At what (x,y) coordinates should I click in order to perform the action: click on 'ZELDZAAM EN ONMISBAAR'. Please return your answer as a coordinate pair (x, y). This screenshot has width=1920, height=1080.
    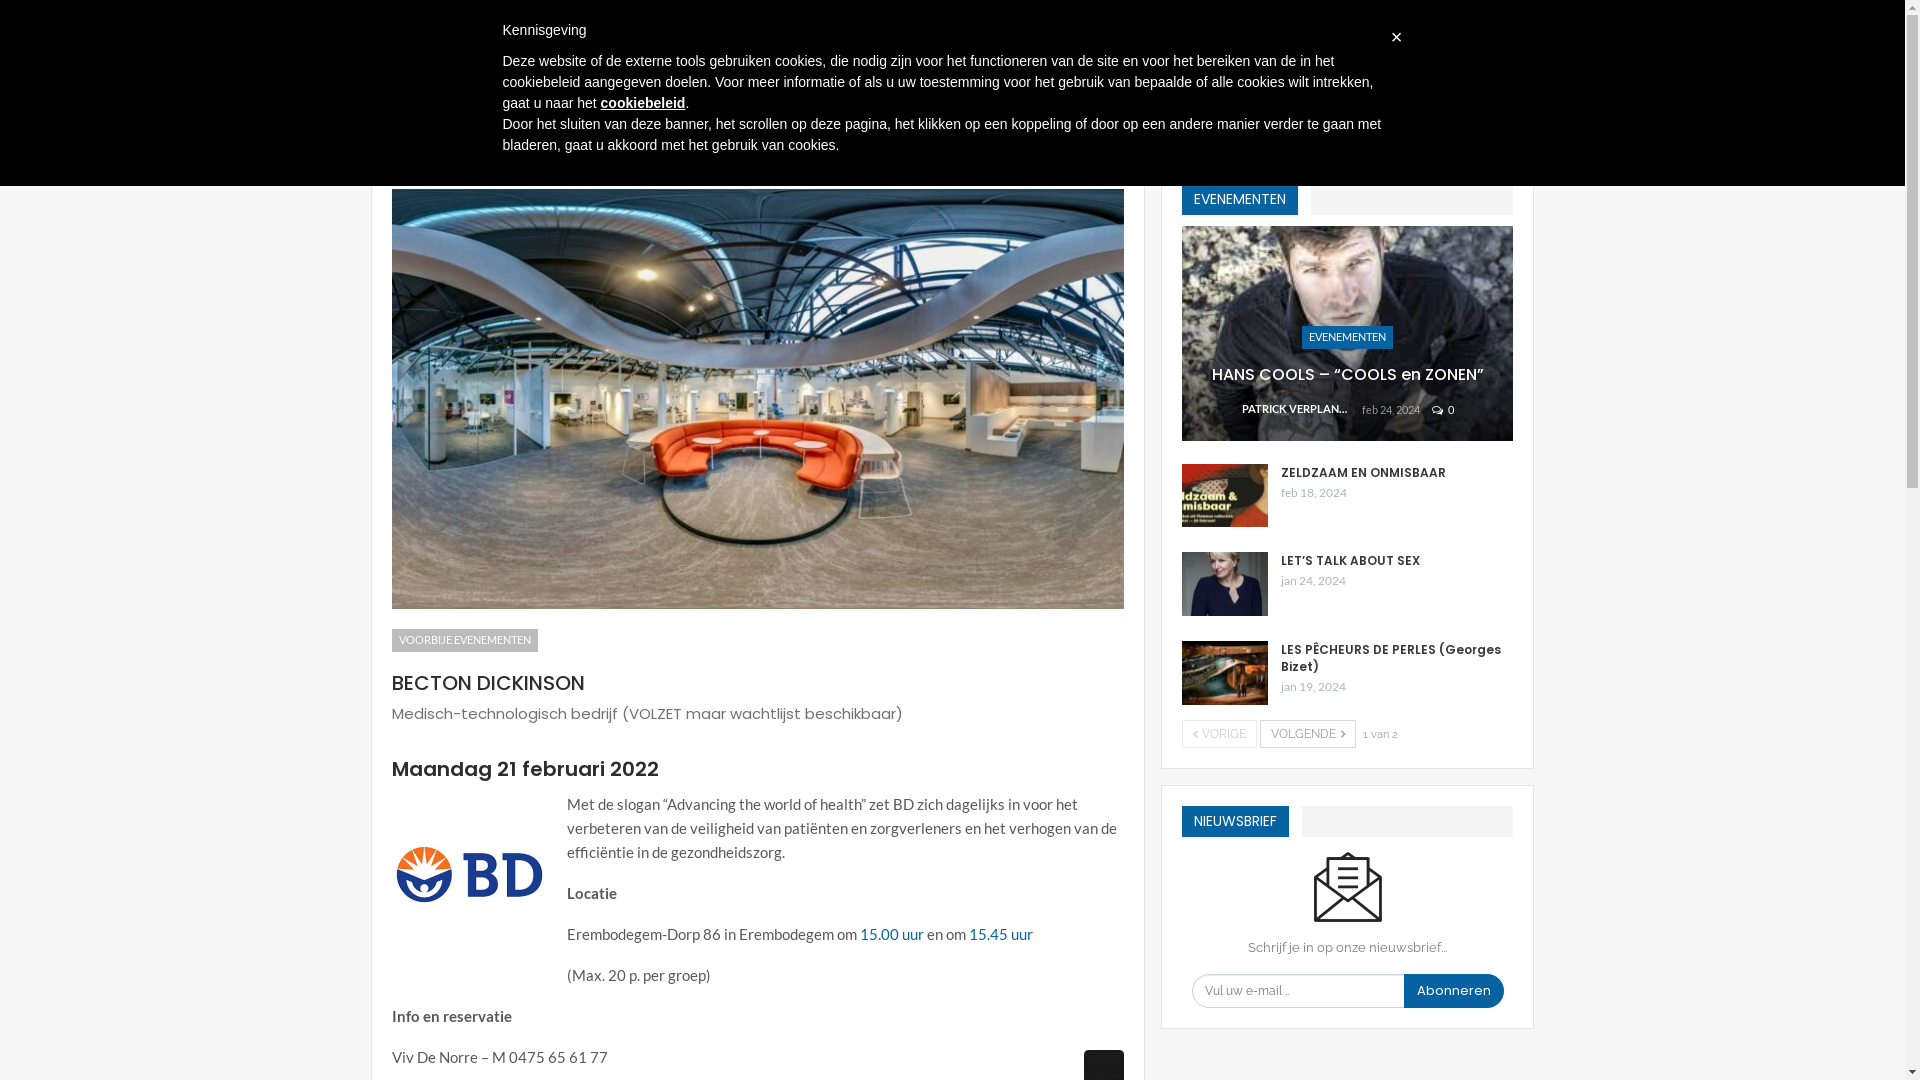
    Looking at the image, I should click on (1223, 495).